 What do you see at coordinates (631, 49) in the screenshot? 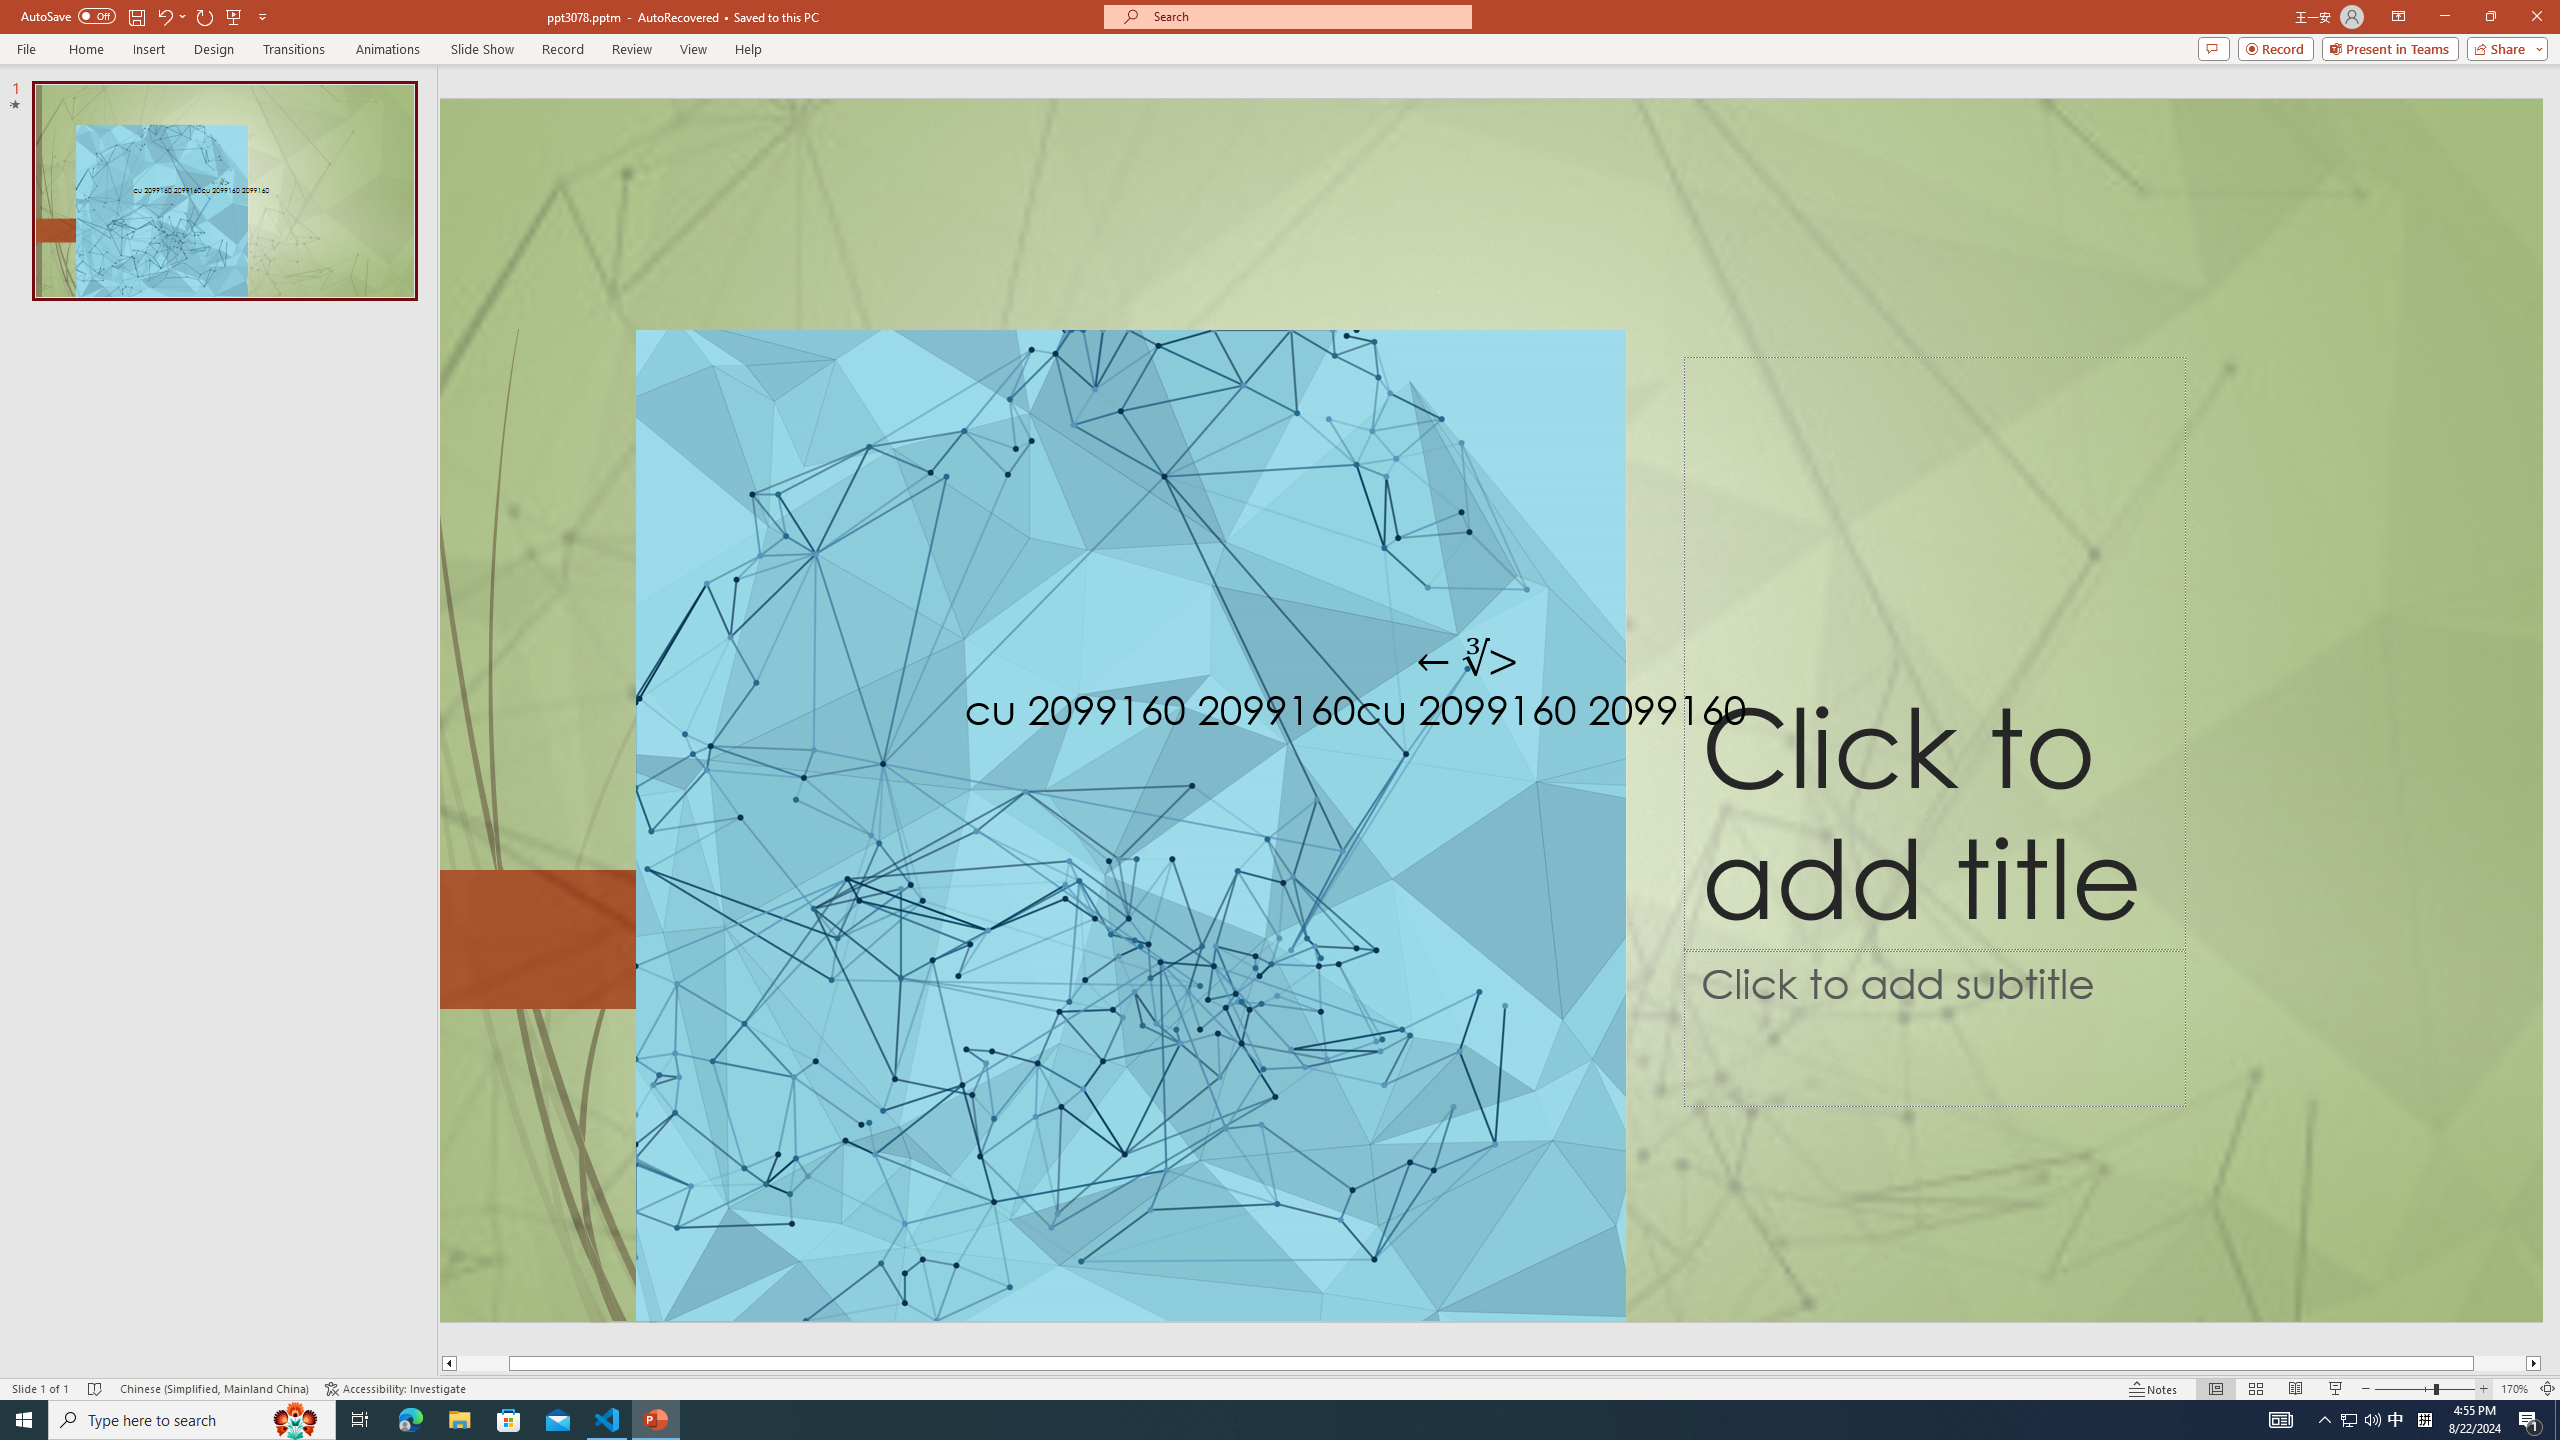
I see `'Review'` at bounding box center [631, 49].